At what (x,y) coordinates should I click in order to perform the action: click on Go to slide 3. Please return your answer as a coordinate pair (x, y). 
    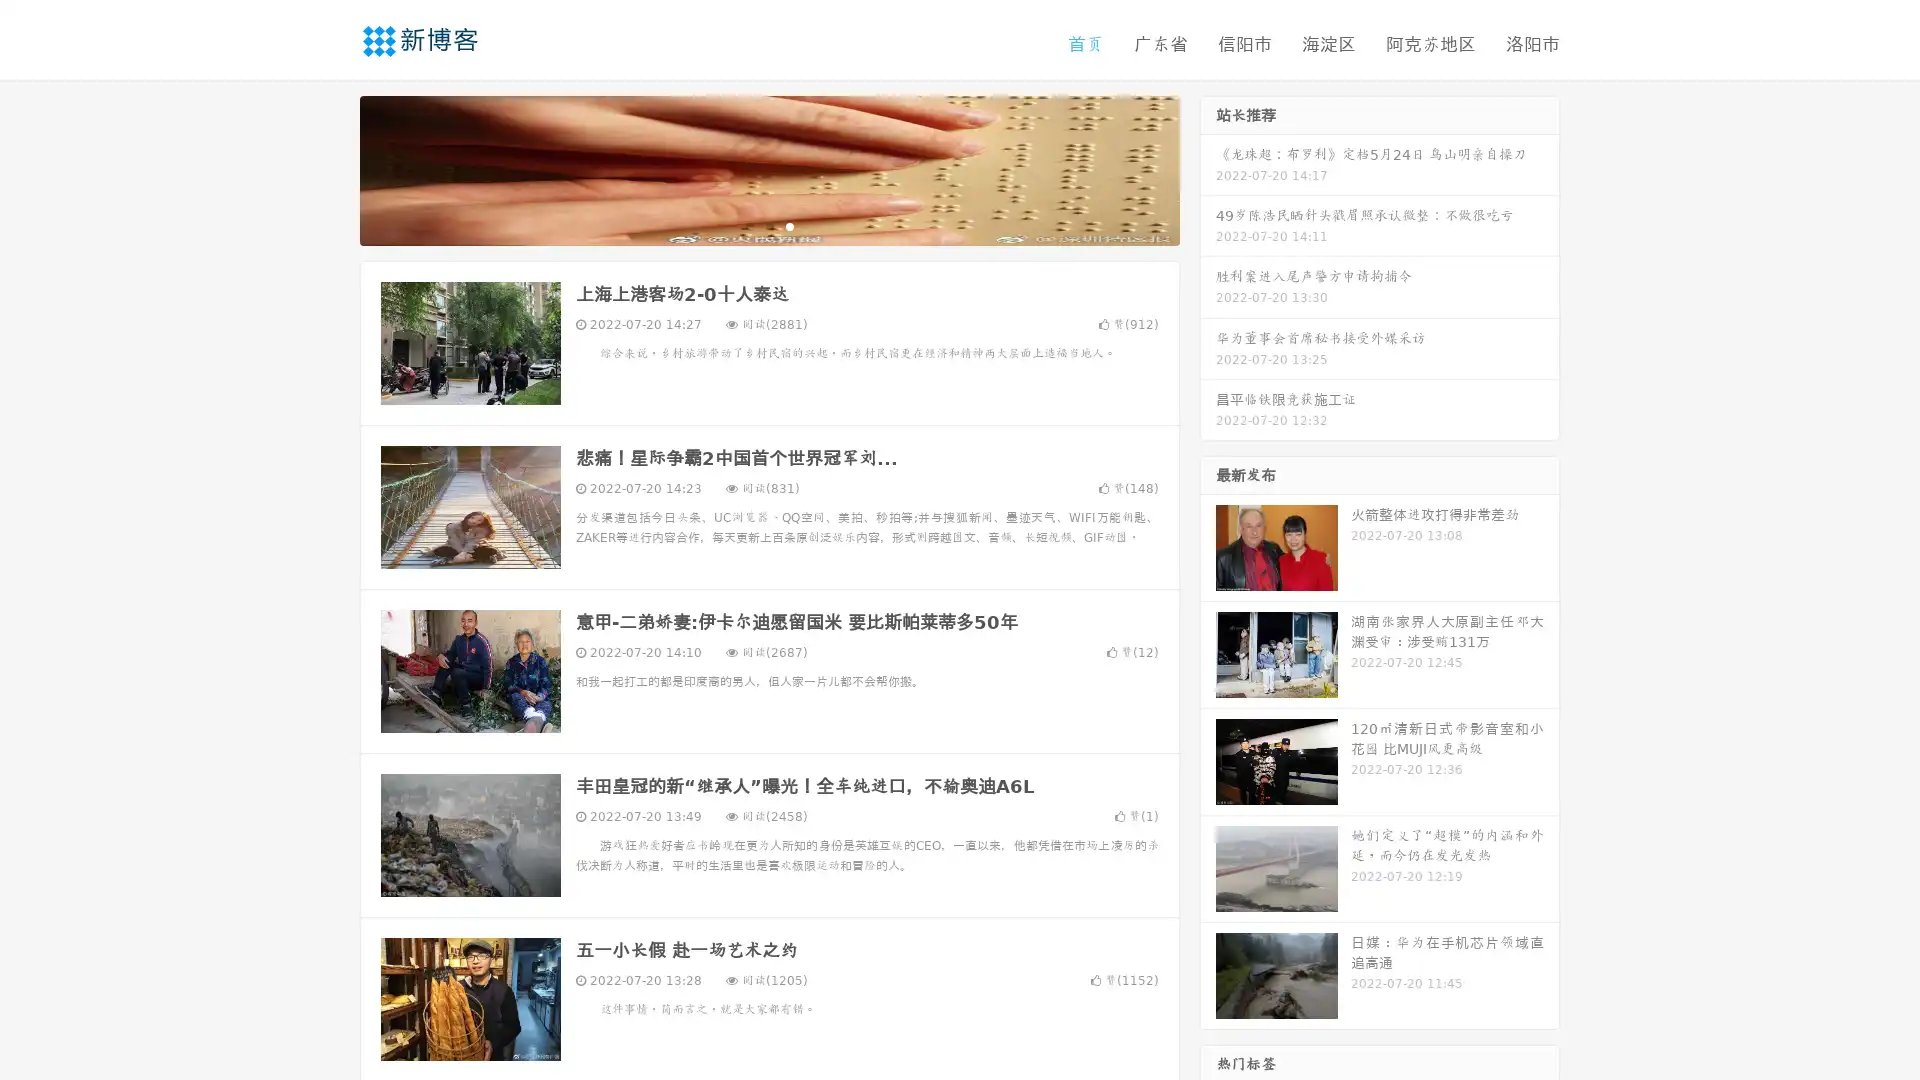
    Looking at the image, I should click on (789, 225).